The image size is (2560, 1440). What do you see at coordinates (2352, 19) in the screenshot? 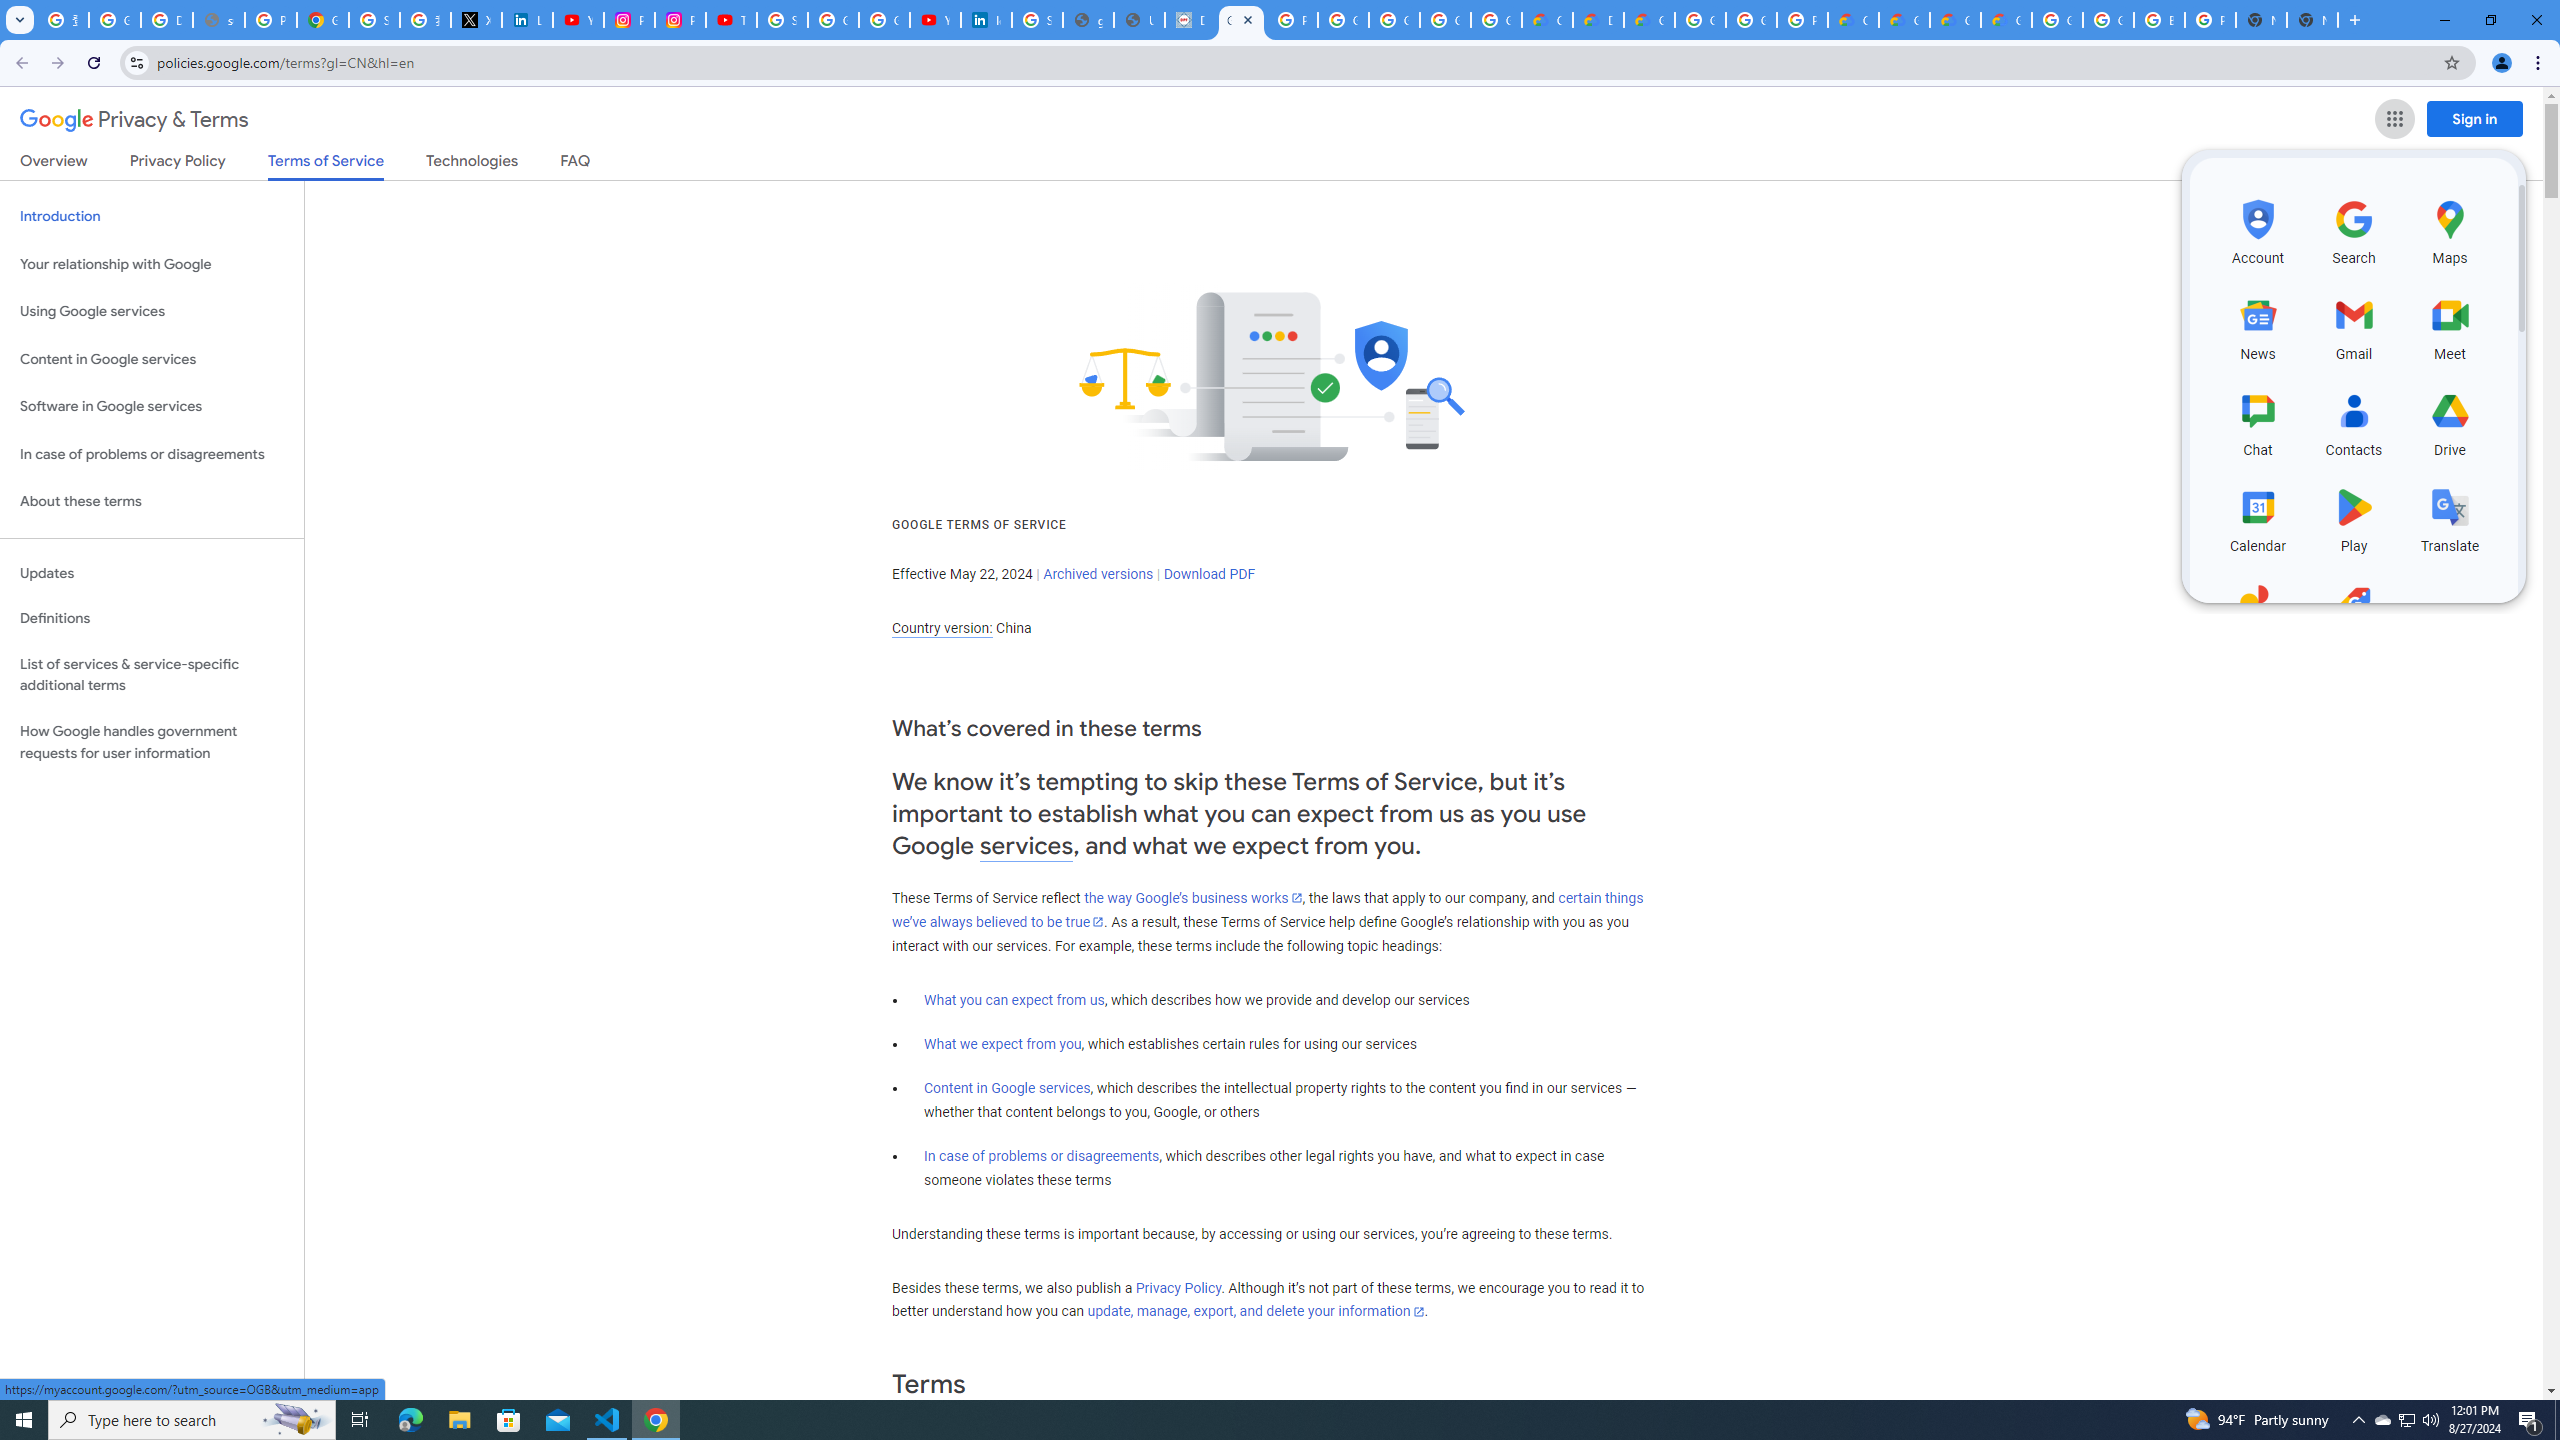
I see `'New Tab'` at bounding box center [2352, 19].